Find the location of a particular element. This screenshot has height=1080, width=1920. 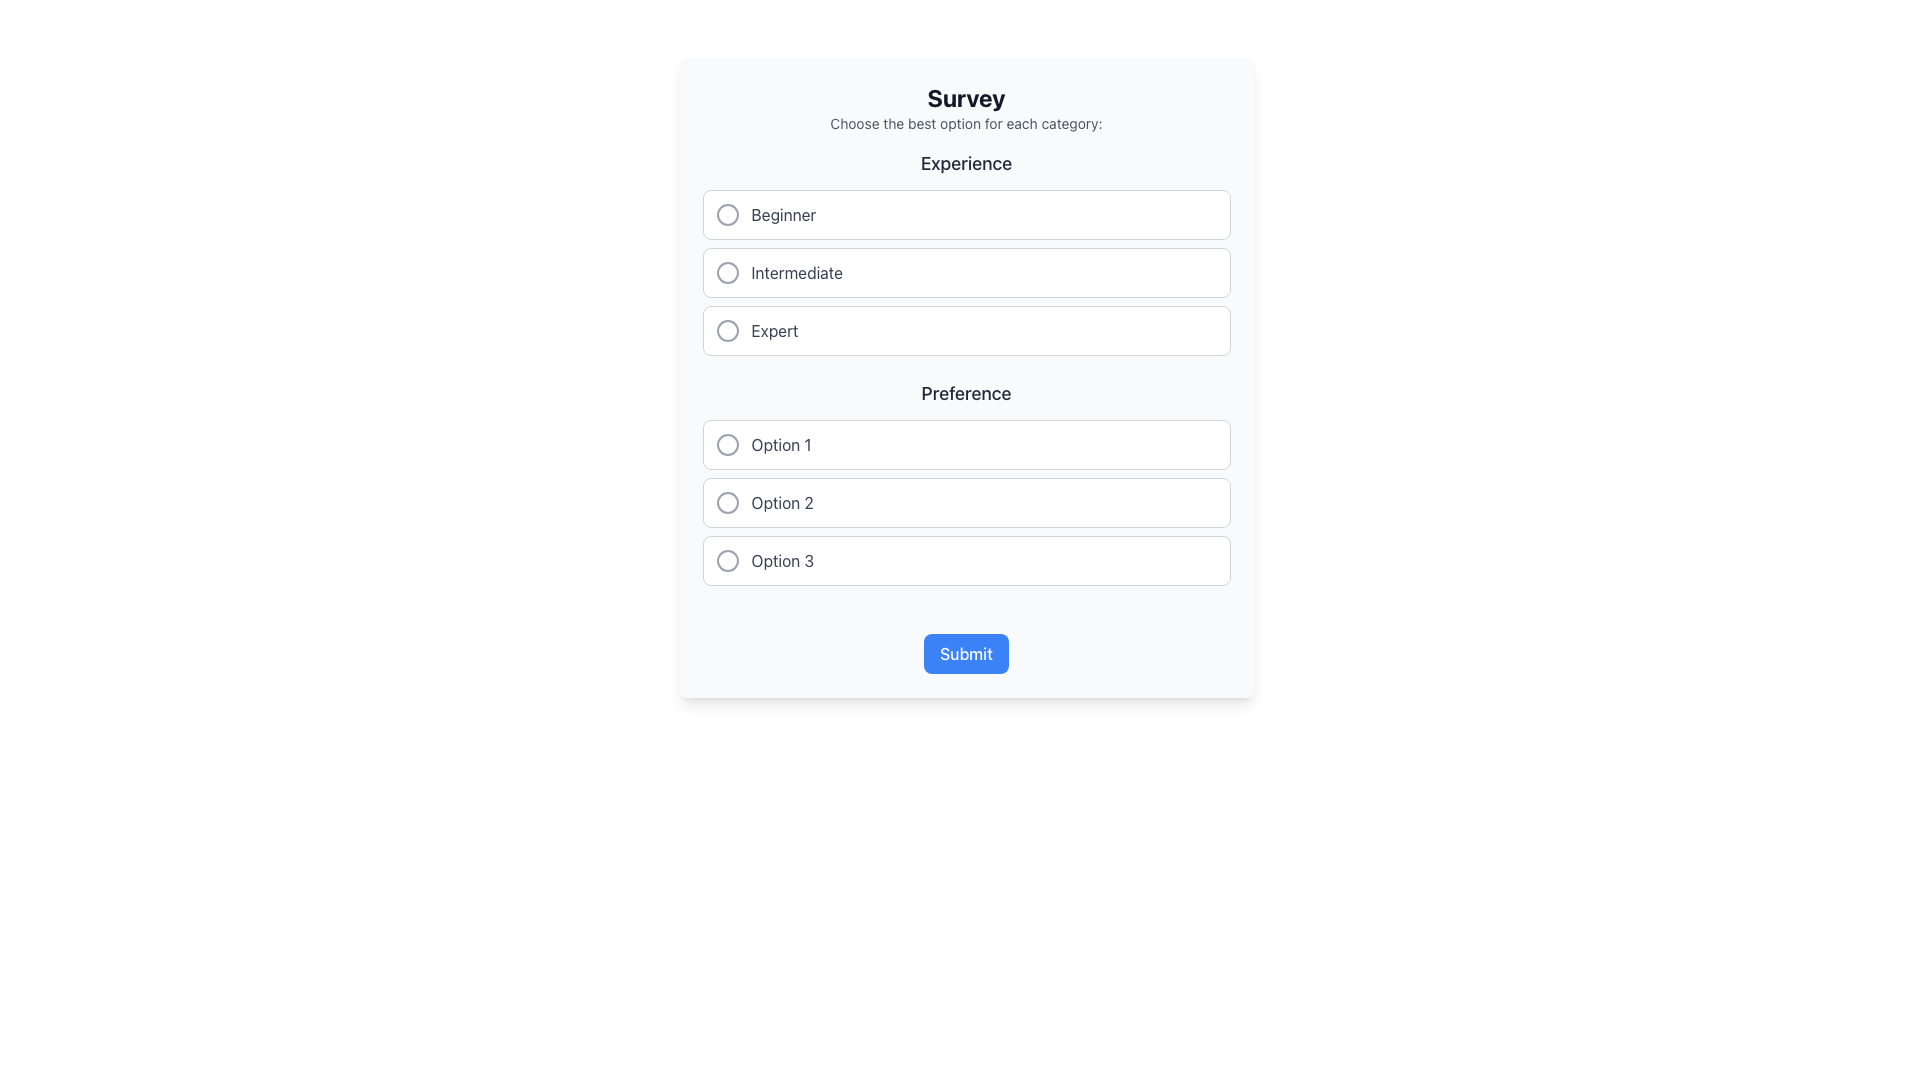

the second radio button option within the 'Preference' labeled form is located at coordinates (726, 501).